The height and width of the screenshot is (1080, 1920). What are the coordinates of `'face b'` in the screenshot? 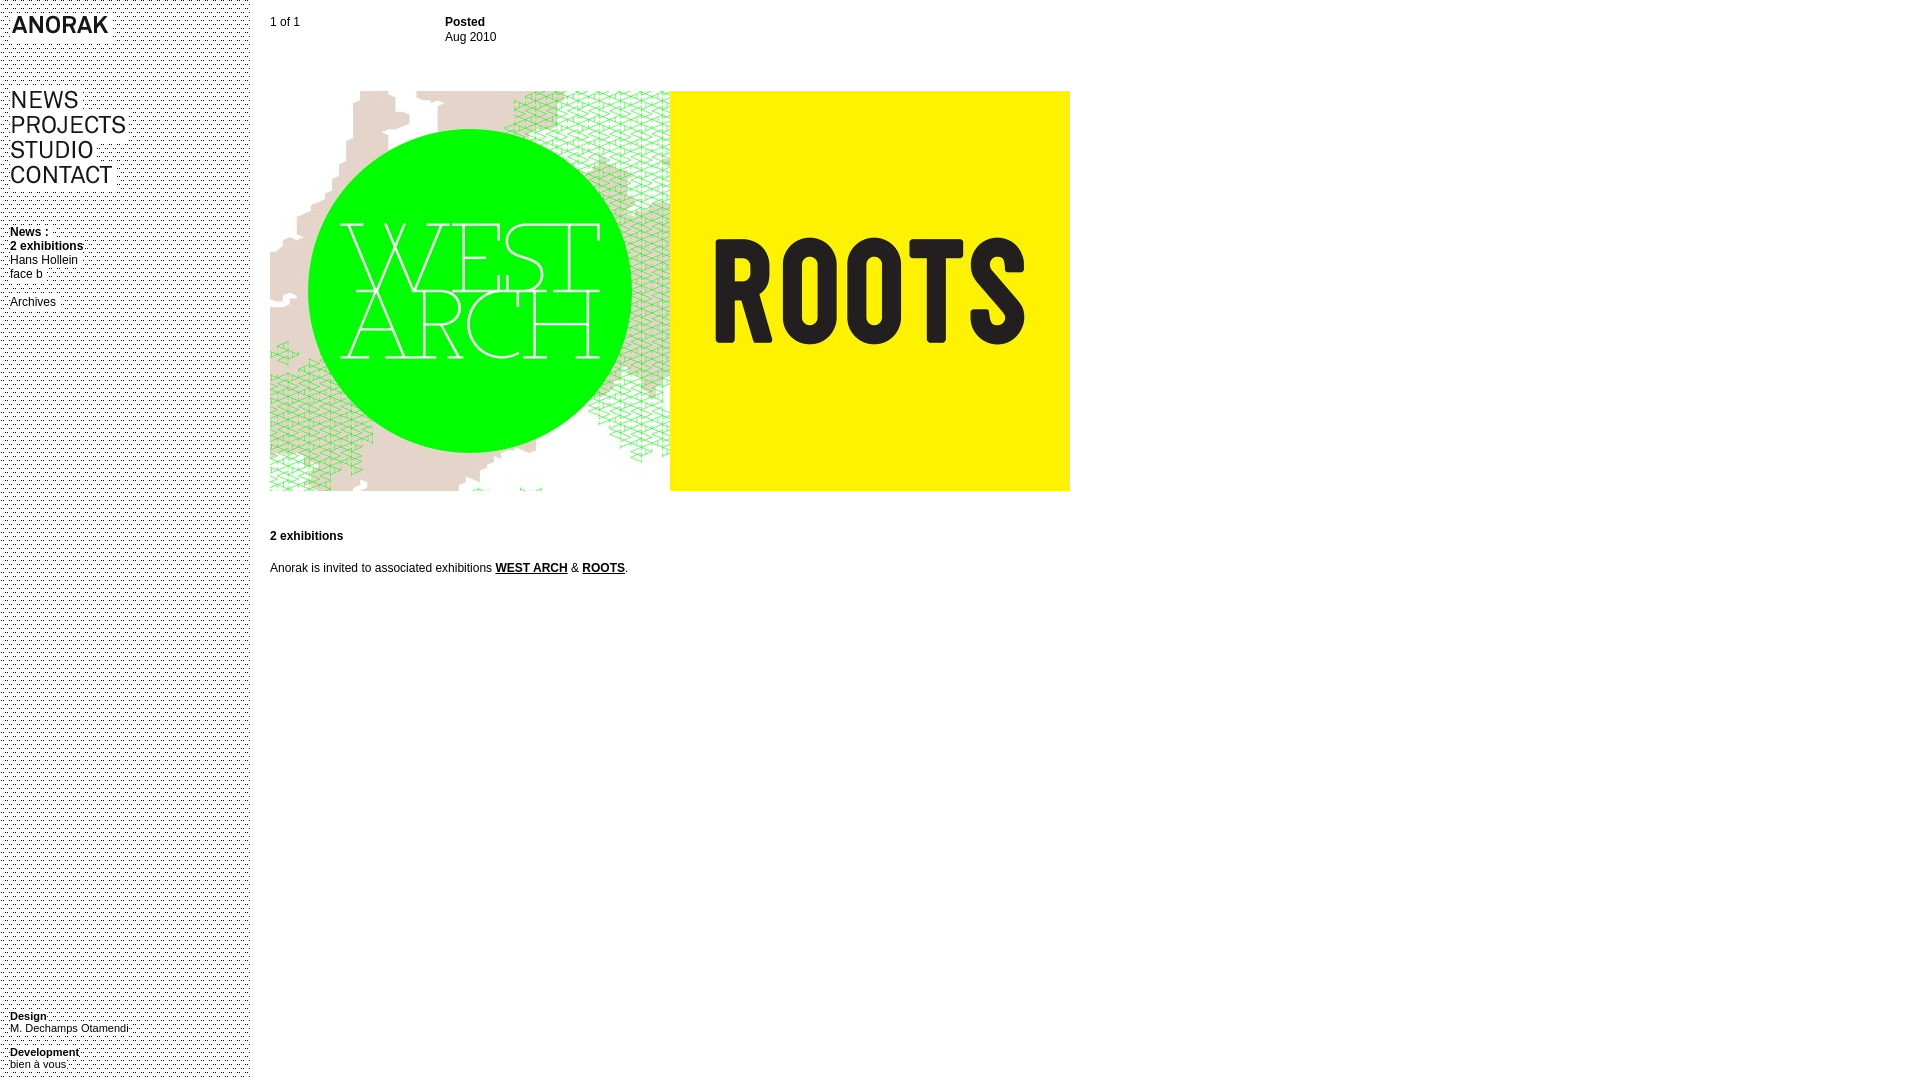 It's located at (28, 273).